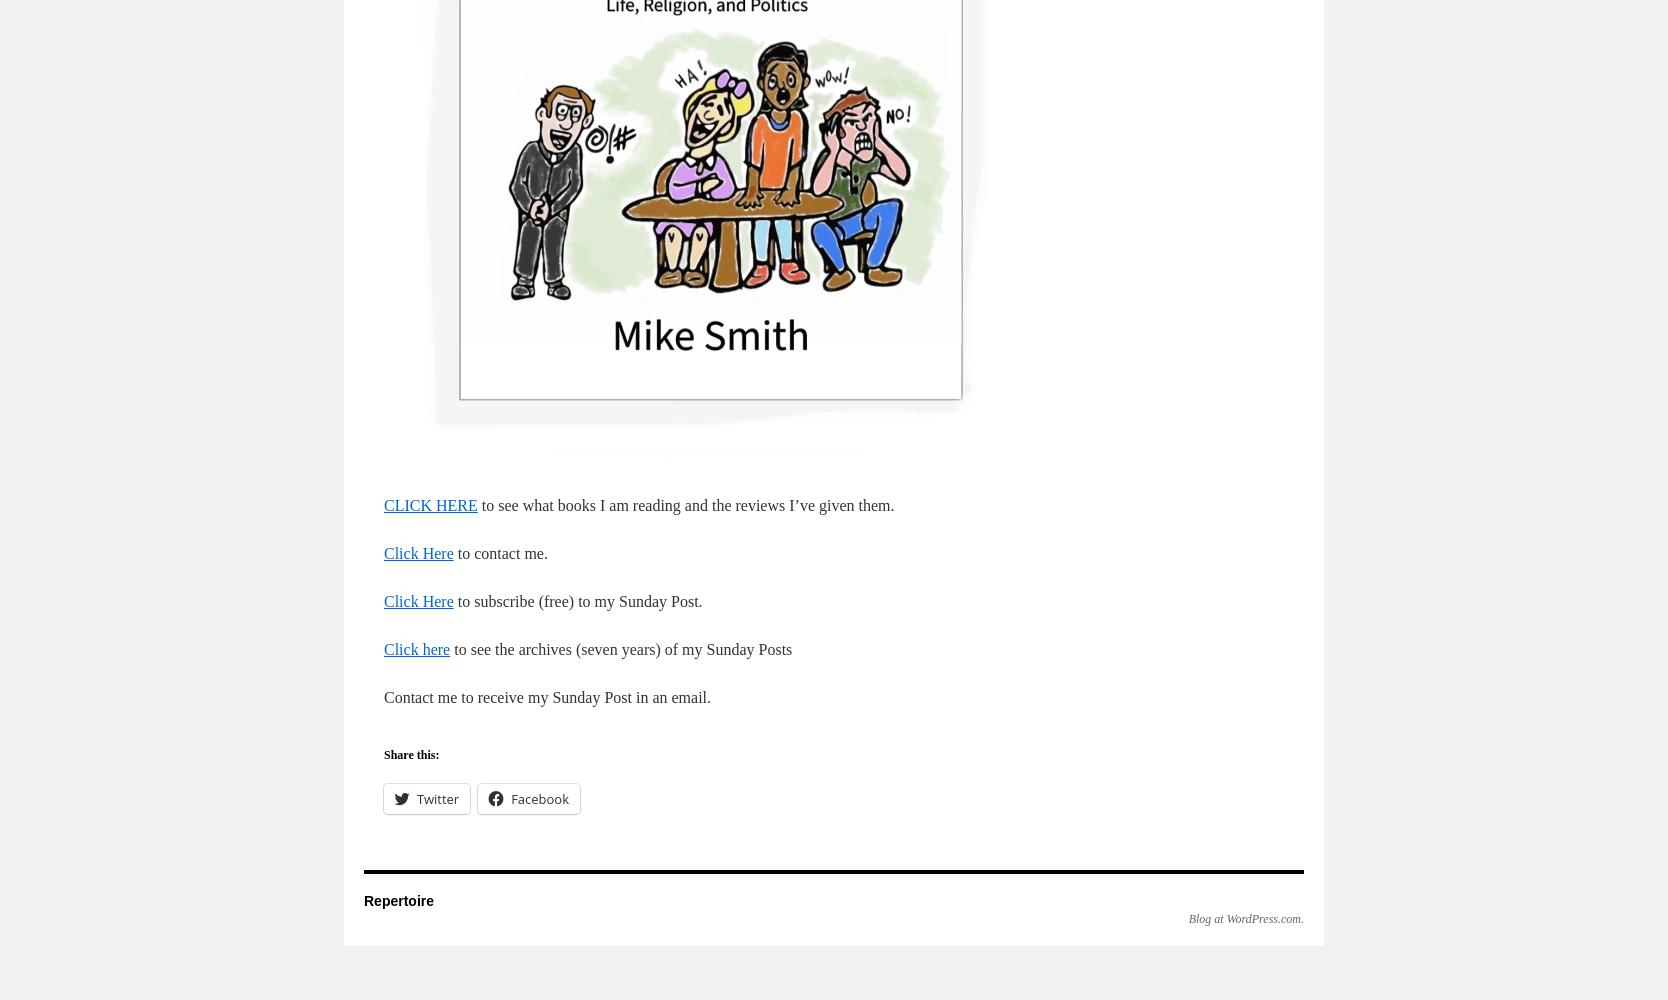  I want to click on 'Twitter', so click(438, 799).